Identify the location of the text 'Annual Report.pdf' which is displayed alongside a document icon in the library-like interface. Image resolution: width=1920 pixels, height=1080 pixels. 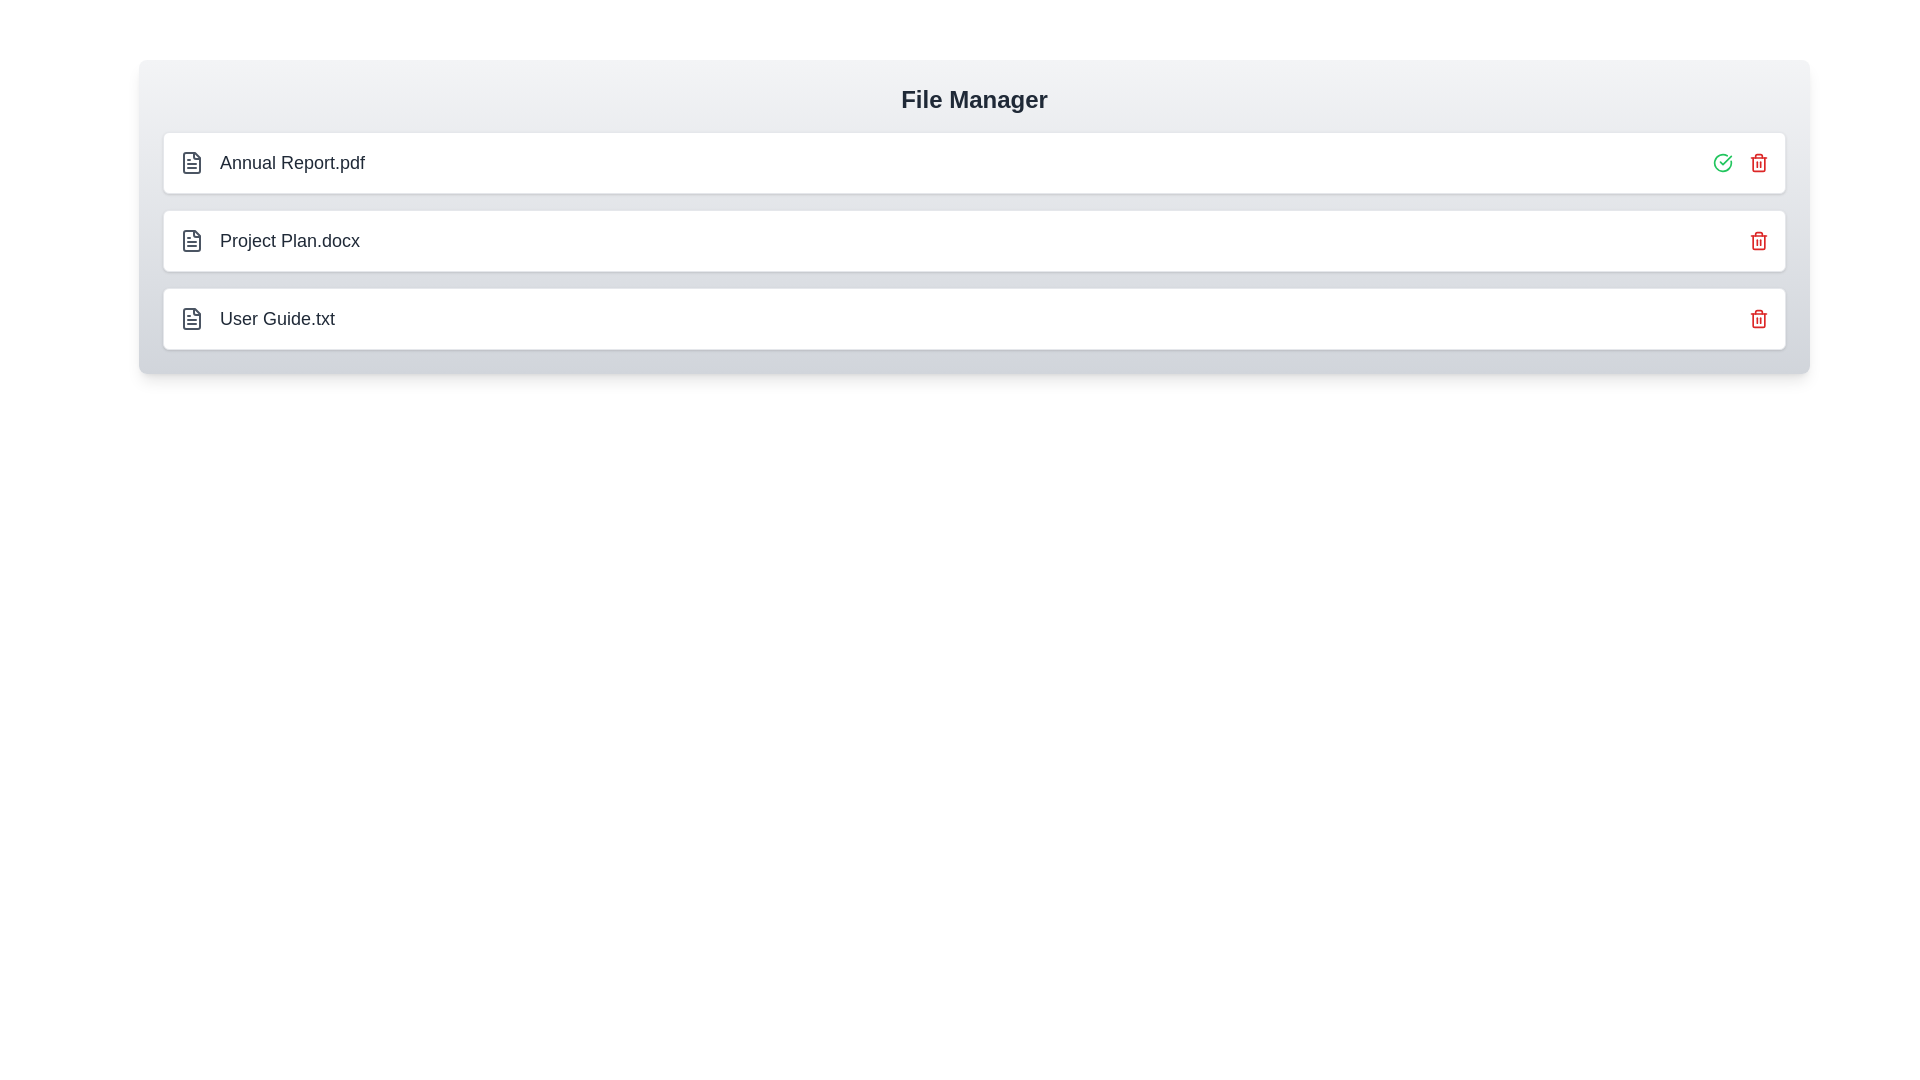
(271, 161).